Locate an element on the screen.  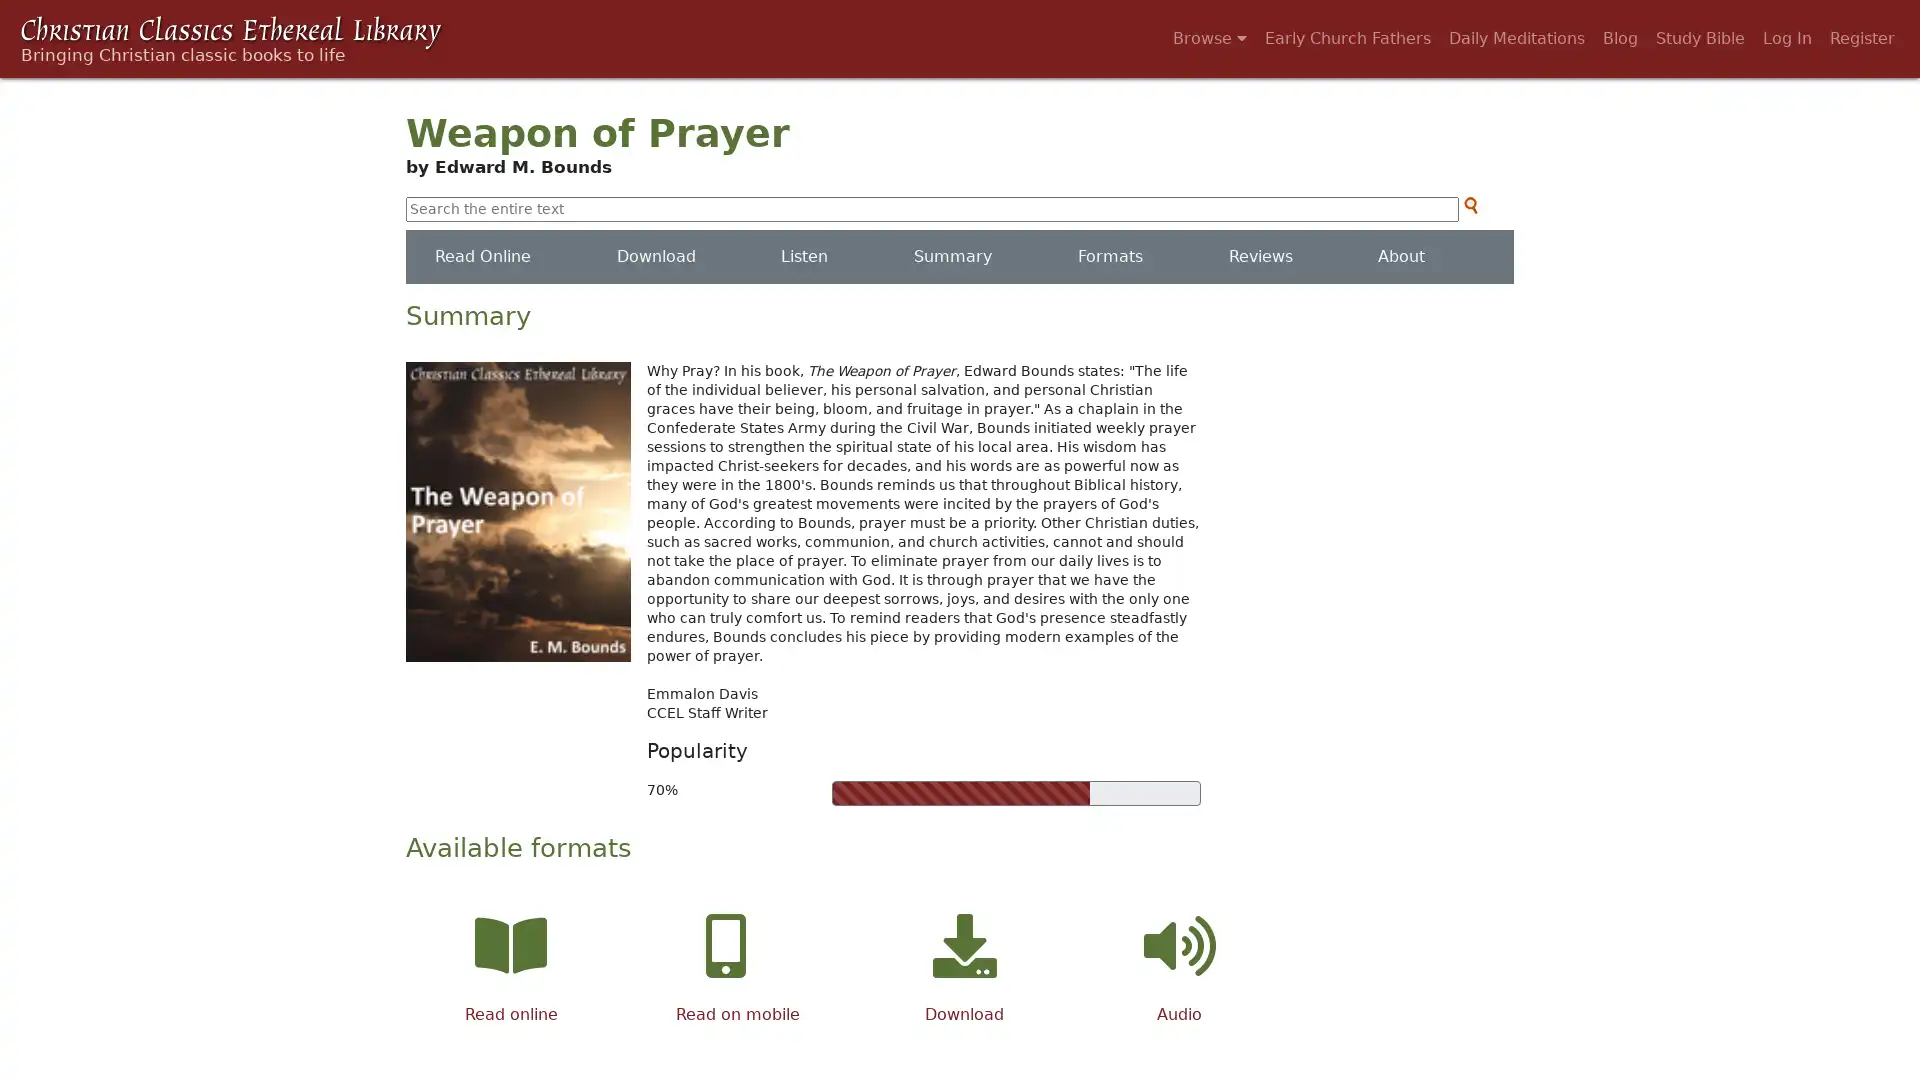
Summary is located at coordinates (952, 256).